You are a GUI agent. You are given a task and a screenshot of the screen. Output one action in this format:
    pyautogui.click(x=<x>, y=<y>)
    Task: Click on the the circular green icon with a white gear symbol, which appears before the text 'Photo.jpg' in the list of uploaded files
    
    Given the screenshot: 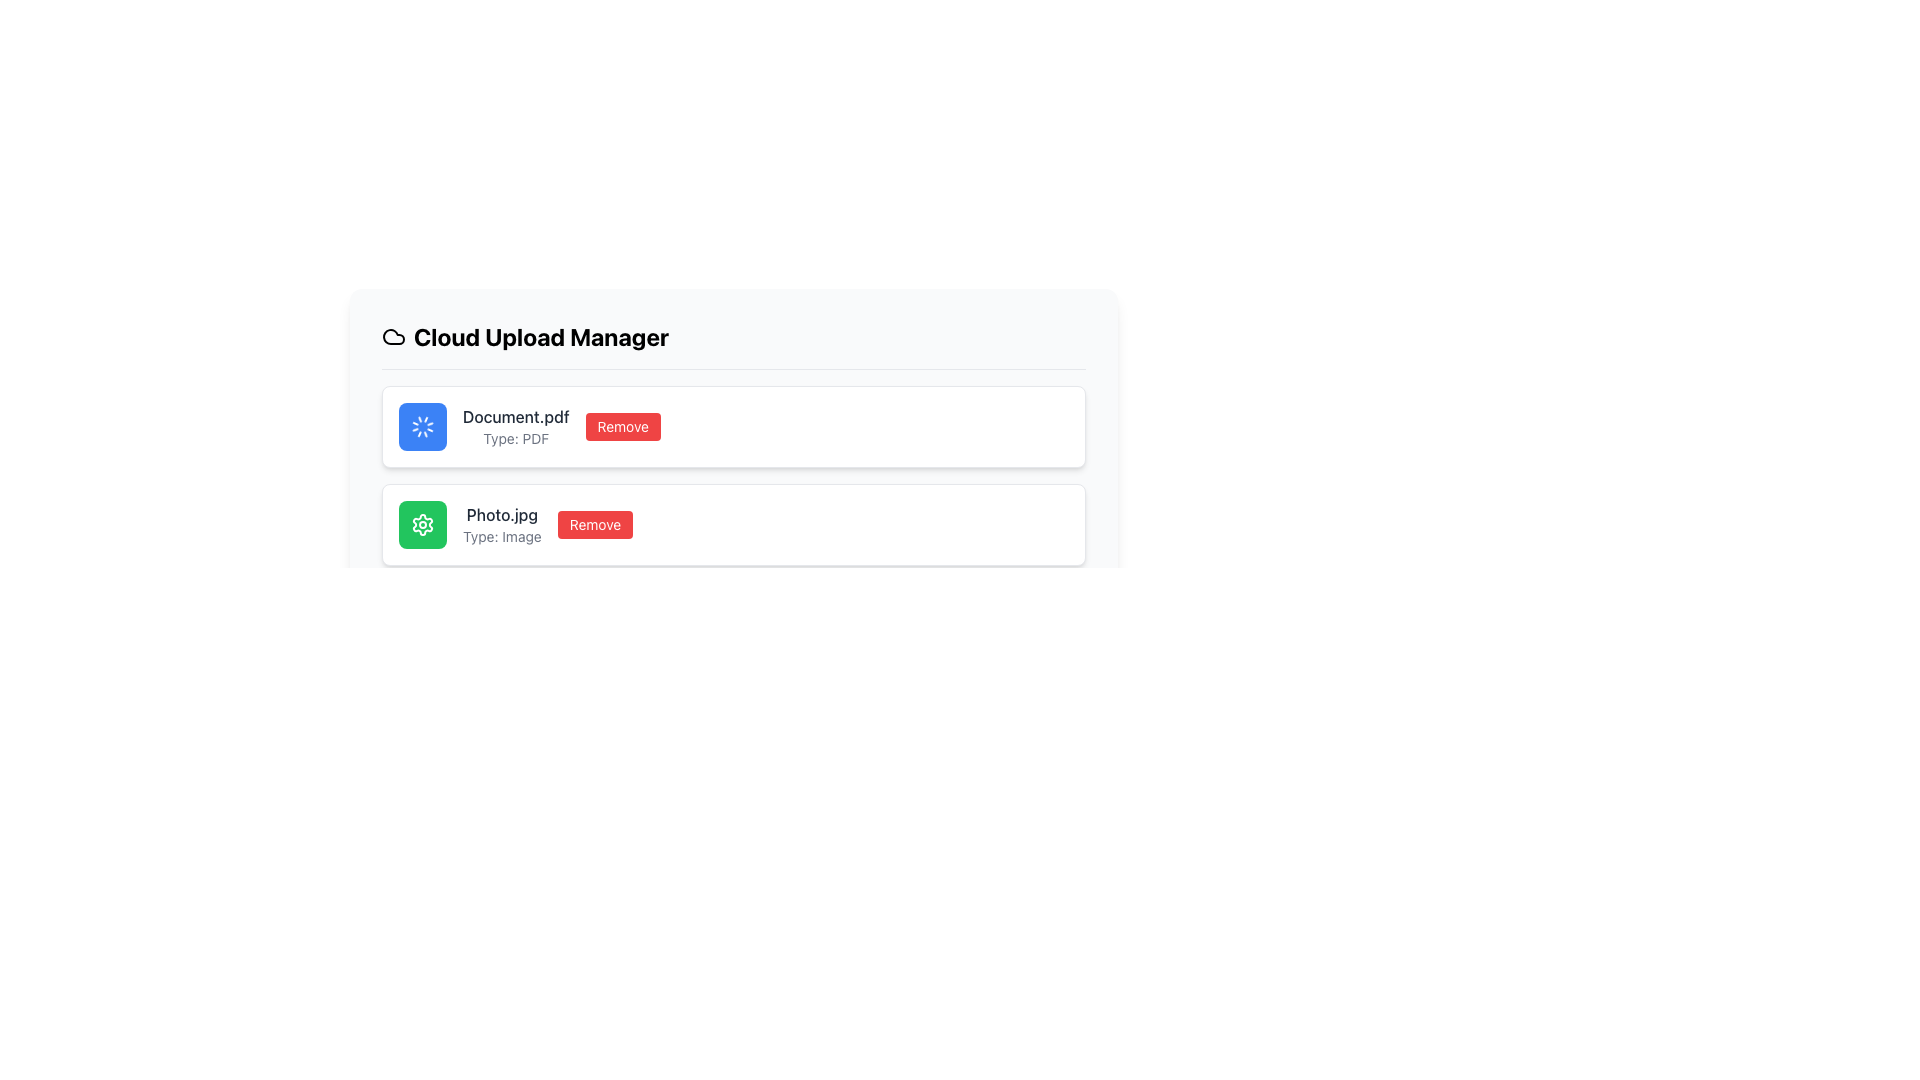 What is the action you would take?
    pyautogui.click(x=421, y=523)
    